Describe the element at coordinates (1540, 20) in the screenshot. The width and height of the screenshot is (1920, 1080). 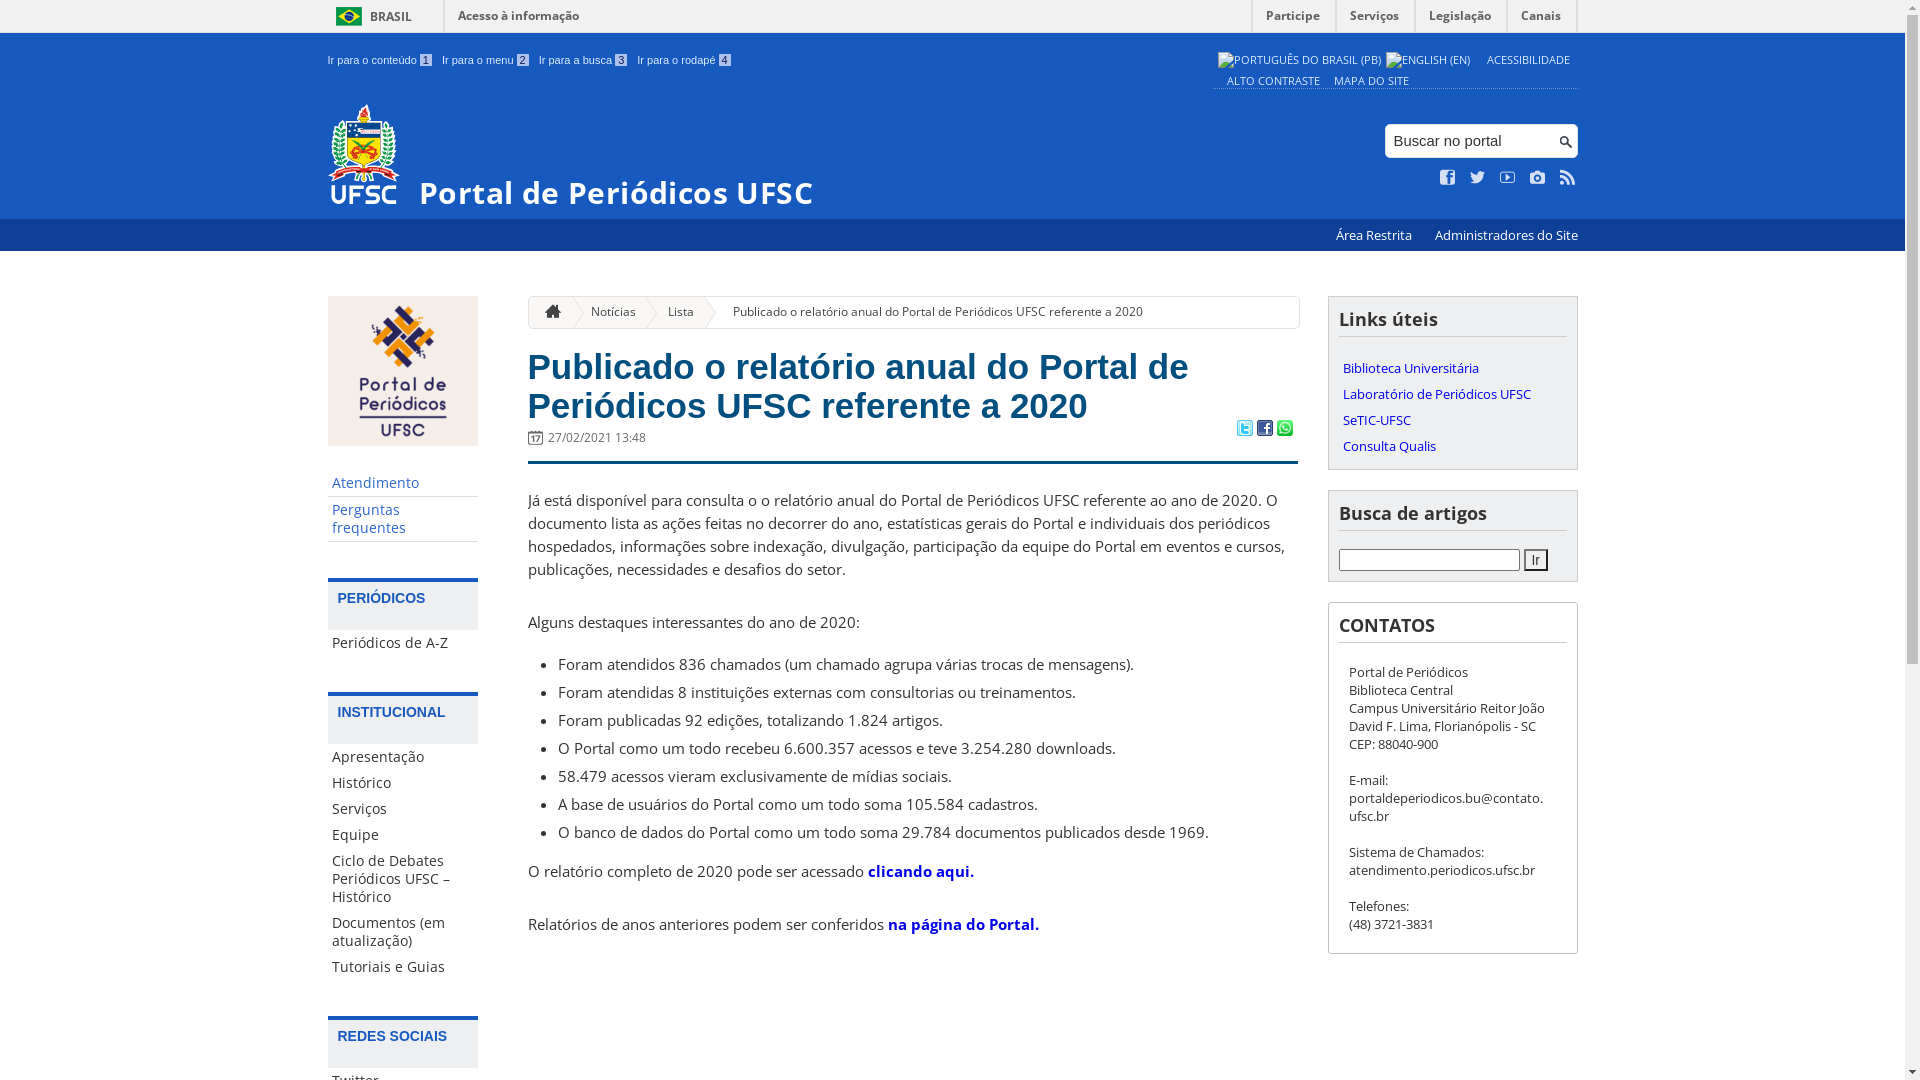
I see `'Canais'` at that location.